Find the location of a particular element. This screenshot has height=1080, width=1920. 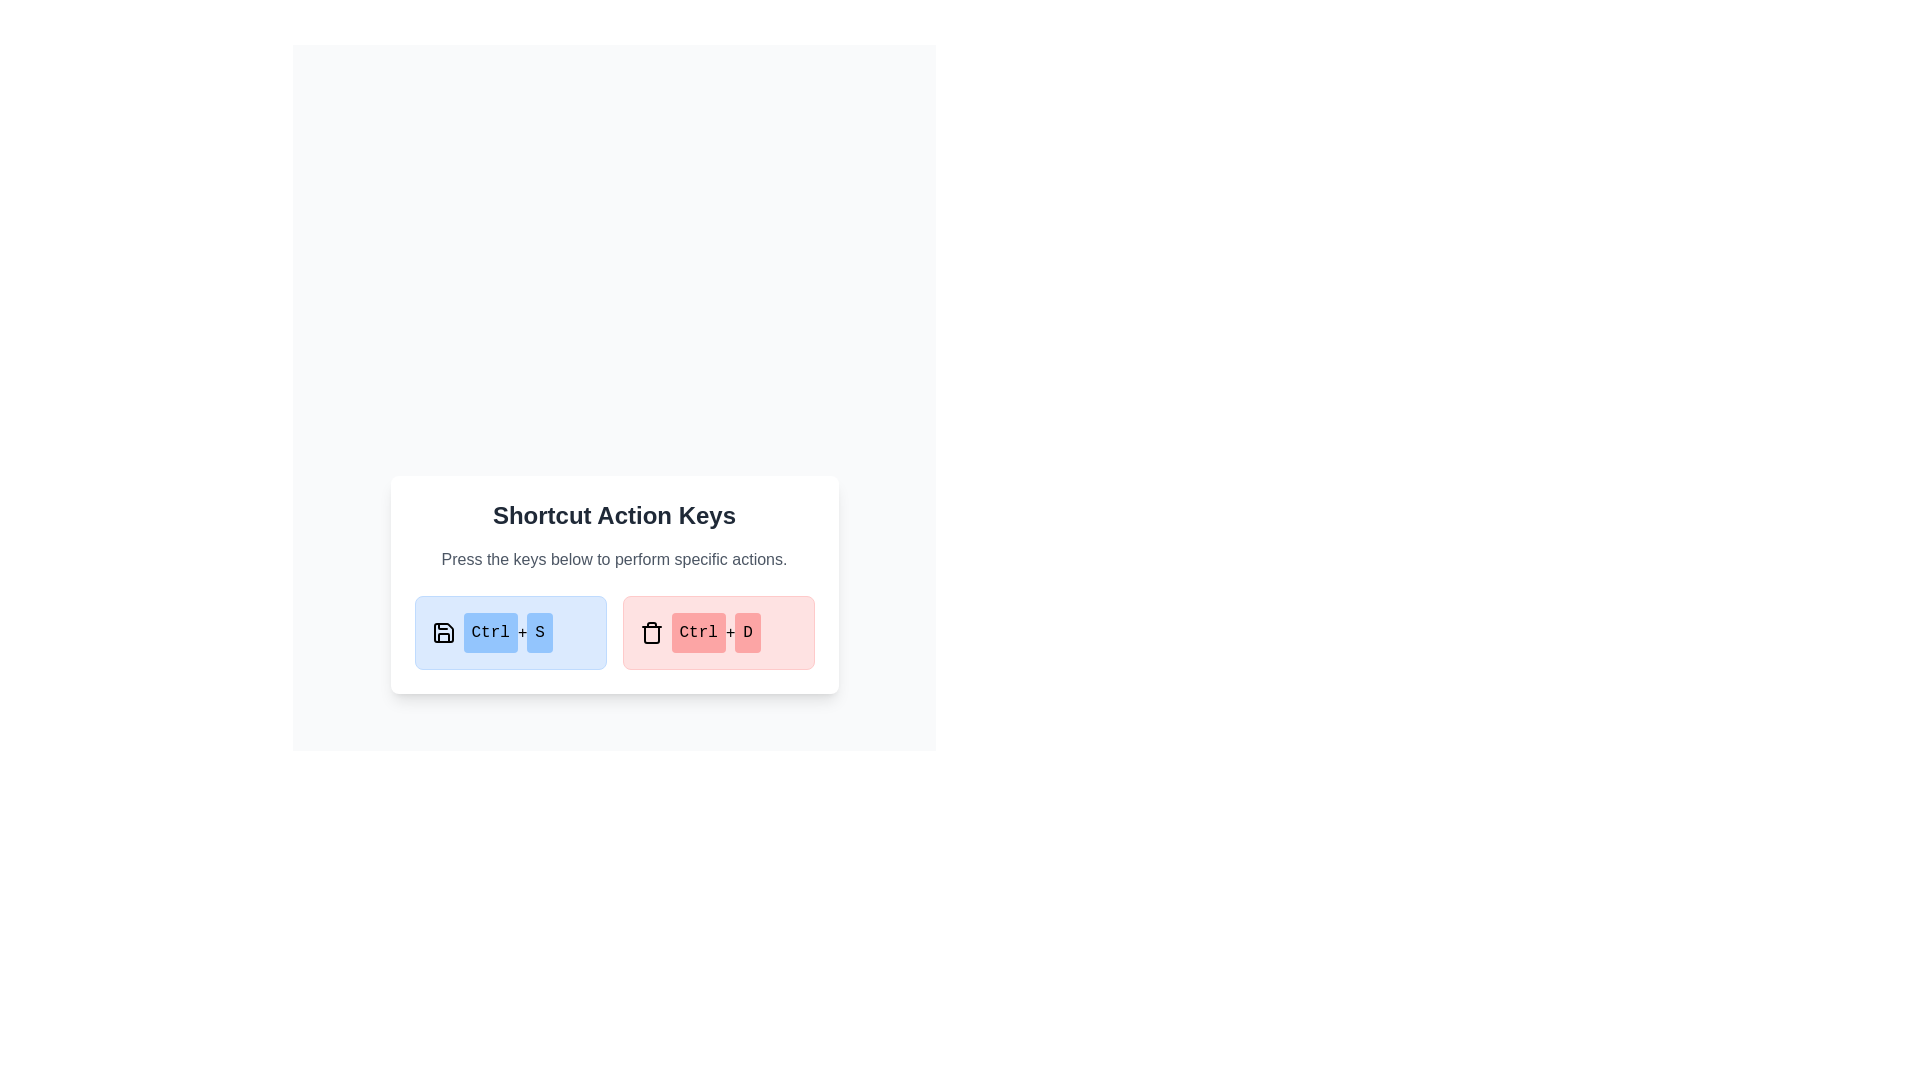

the blue button with rounded corners that has a save icon and the text 'Ctrl + S' is located at coordinates (510, 632).